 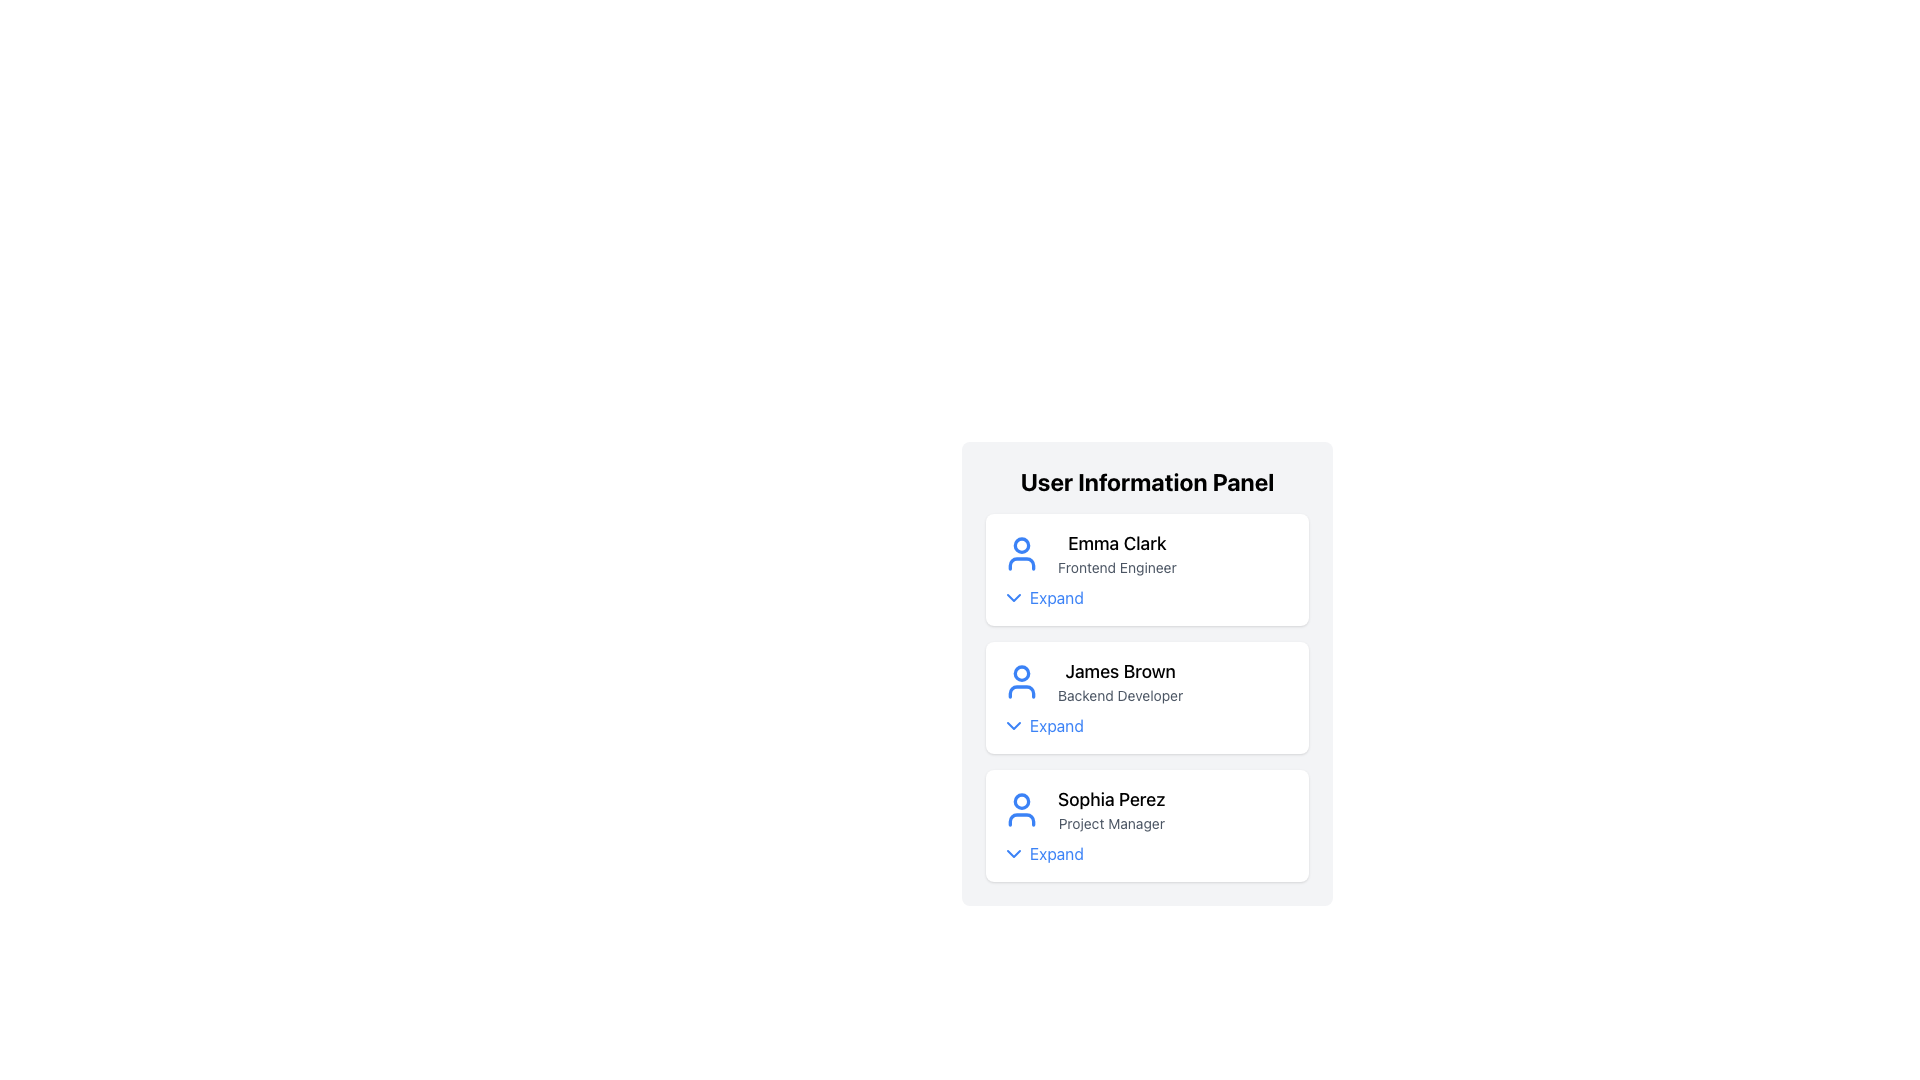 I want to click on the bottom arc of the user avatar icon within the profile card of 'James Brown', located inside the second user section of the information panel, so click(x=1022, y=690).